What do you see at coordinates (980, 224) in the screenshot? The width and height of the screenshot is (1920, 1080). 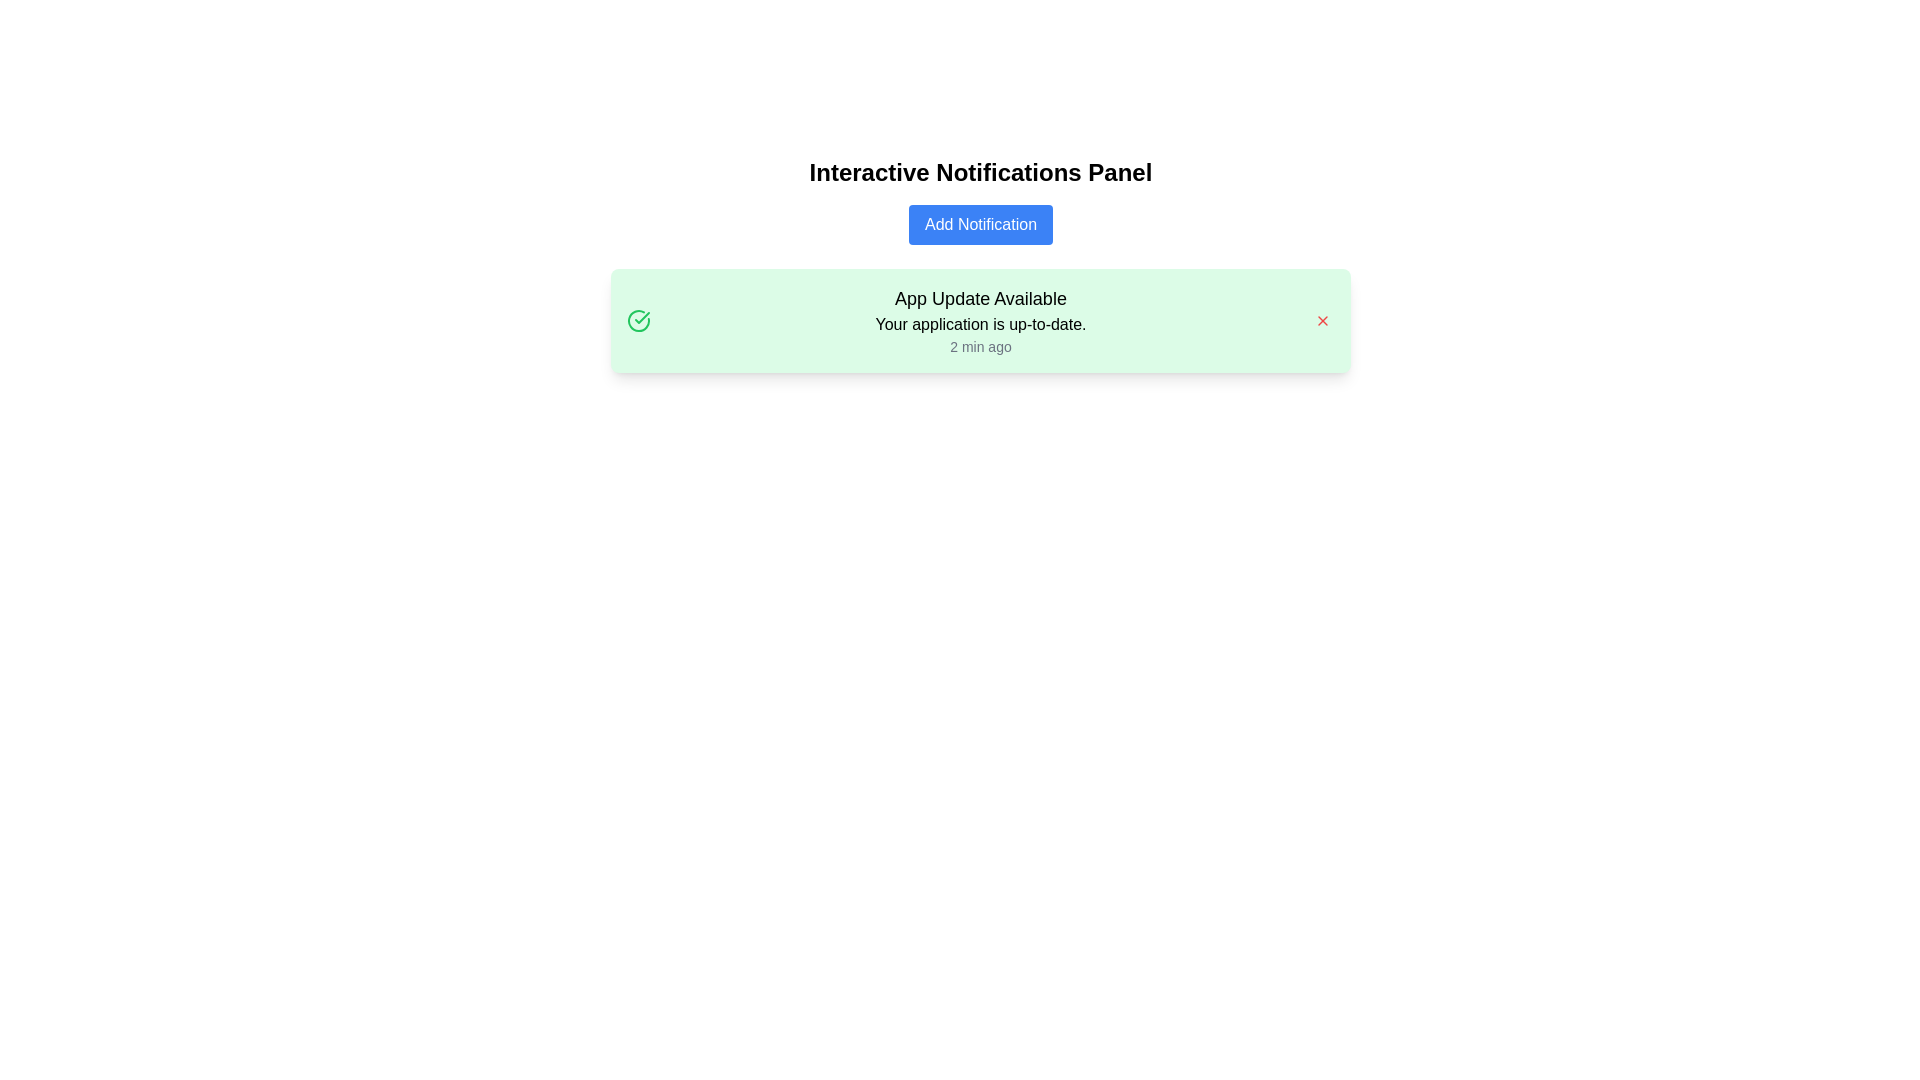 I see `the blue rectangular button labeled 'Add Notification'` at bounding box center [980, 224].